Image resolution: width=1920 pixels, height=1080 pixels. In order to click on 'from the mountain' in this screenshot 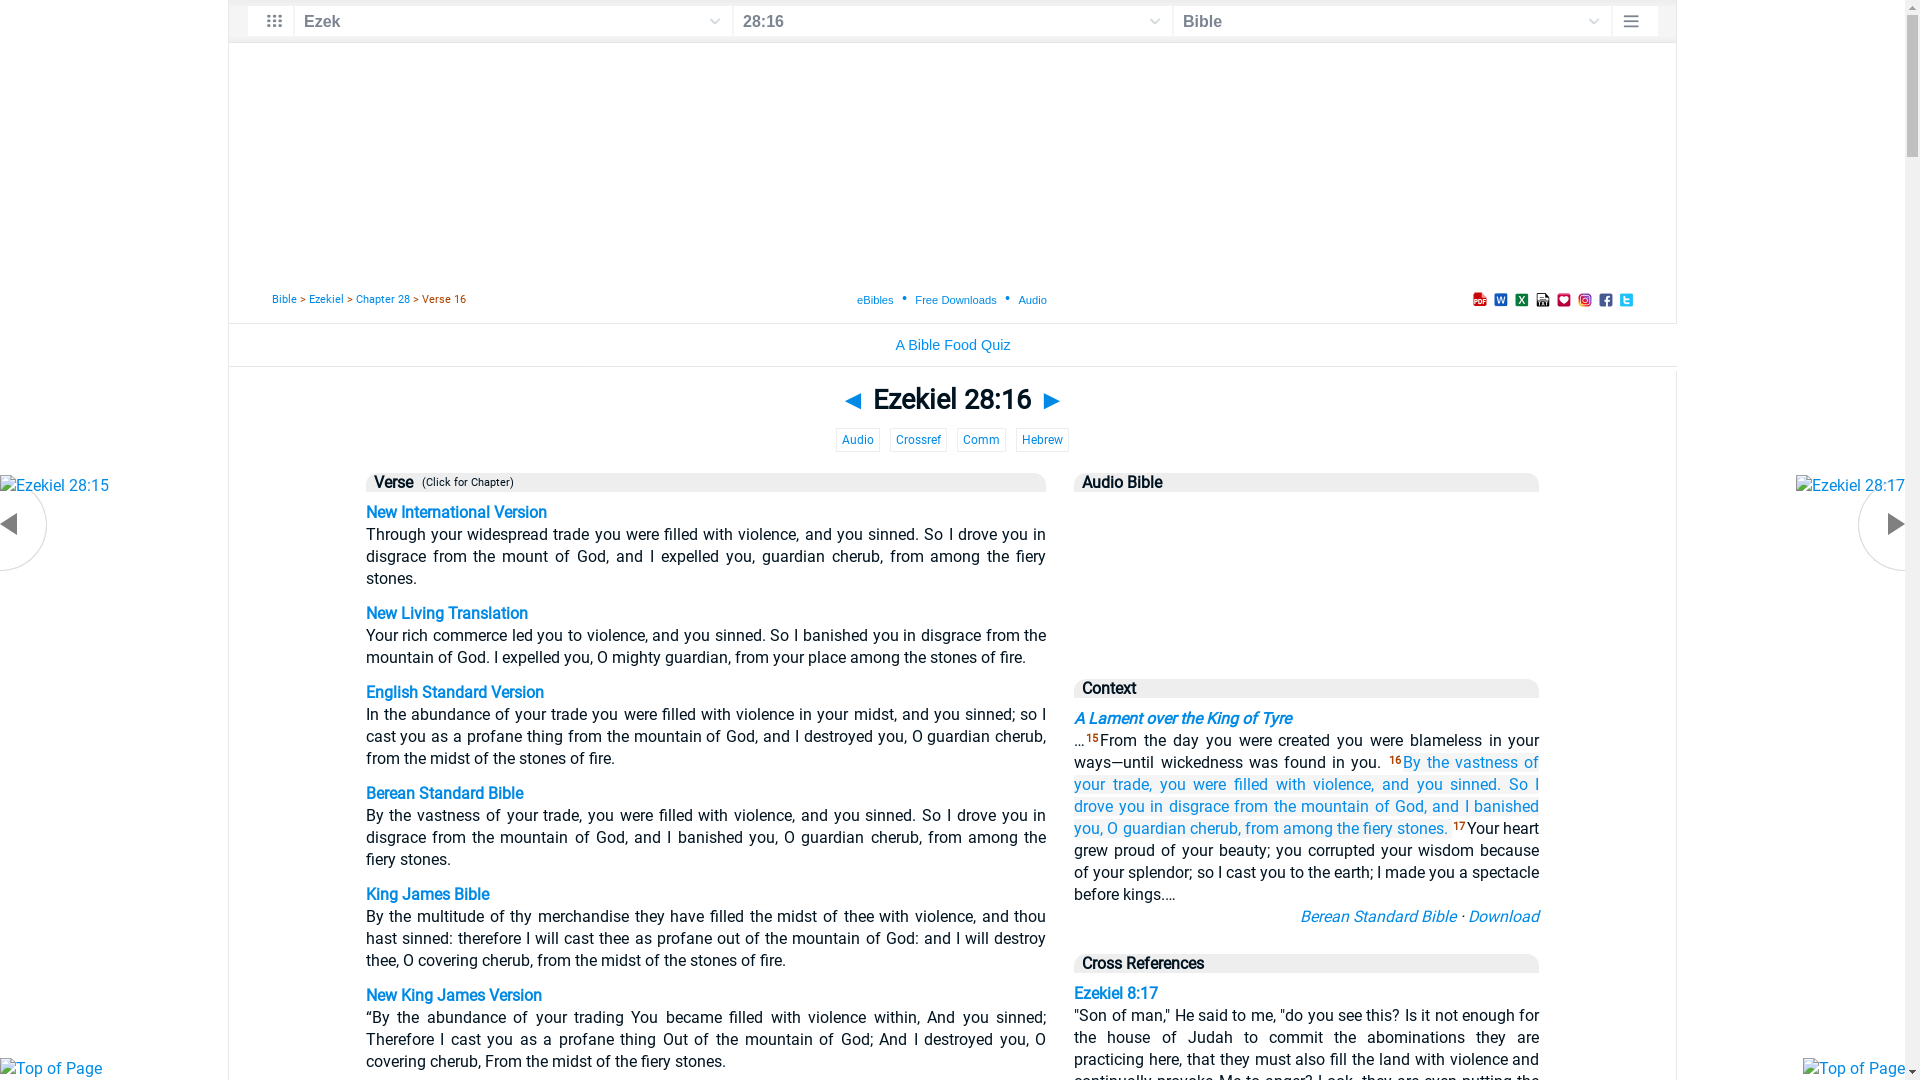, I will do `click(1301, 805)`.